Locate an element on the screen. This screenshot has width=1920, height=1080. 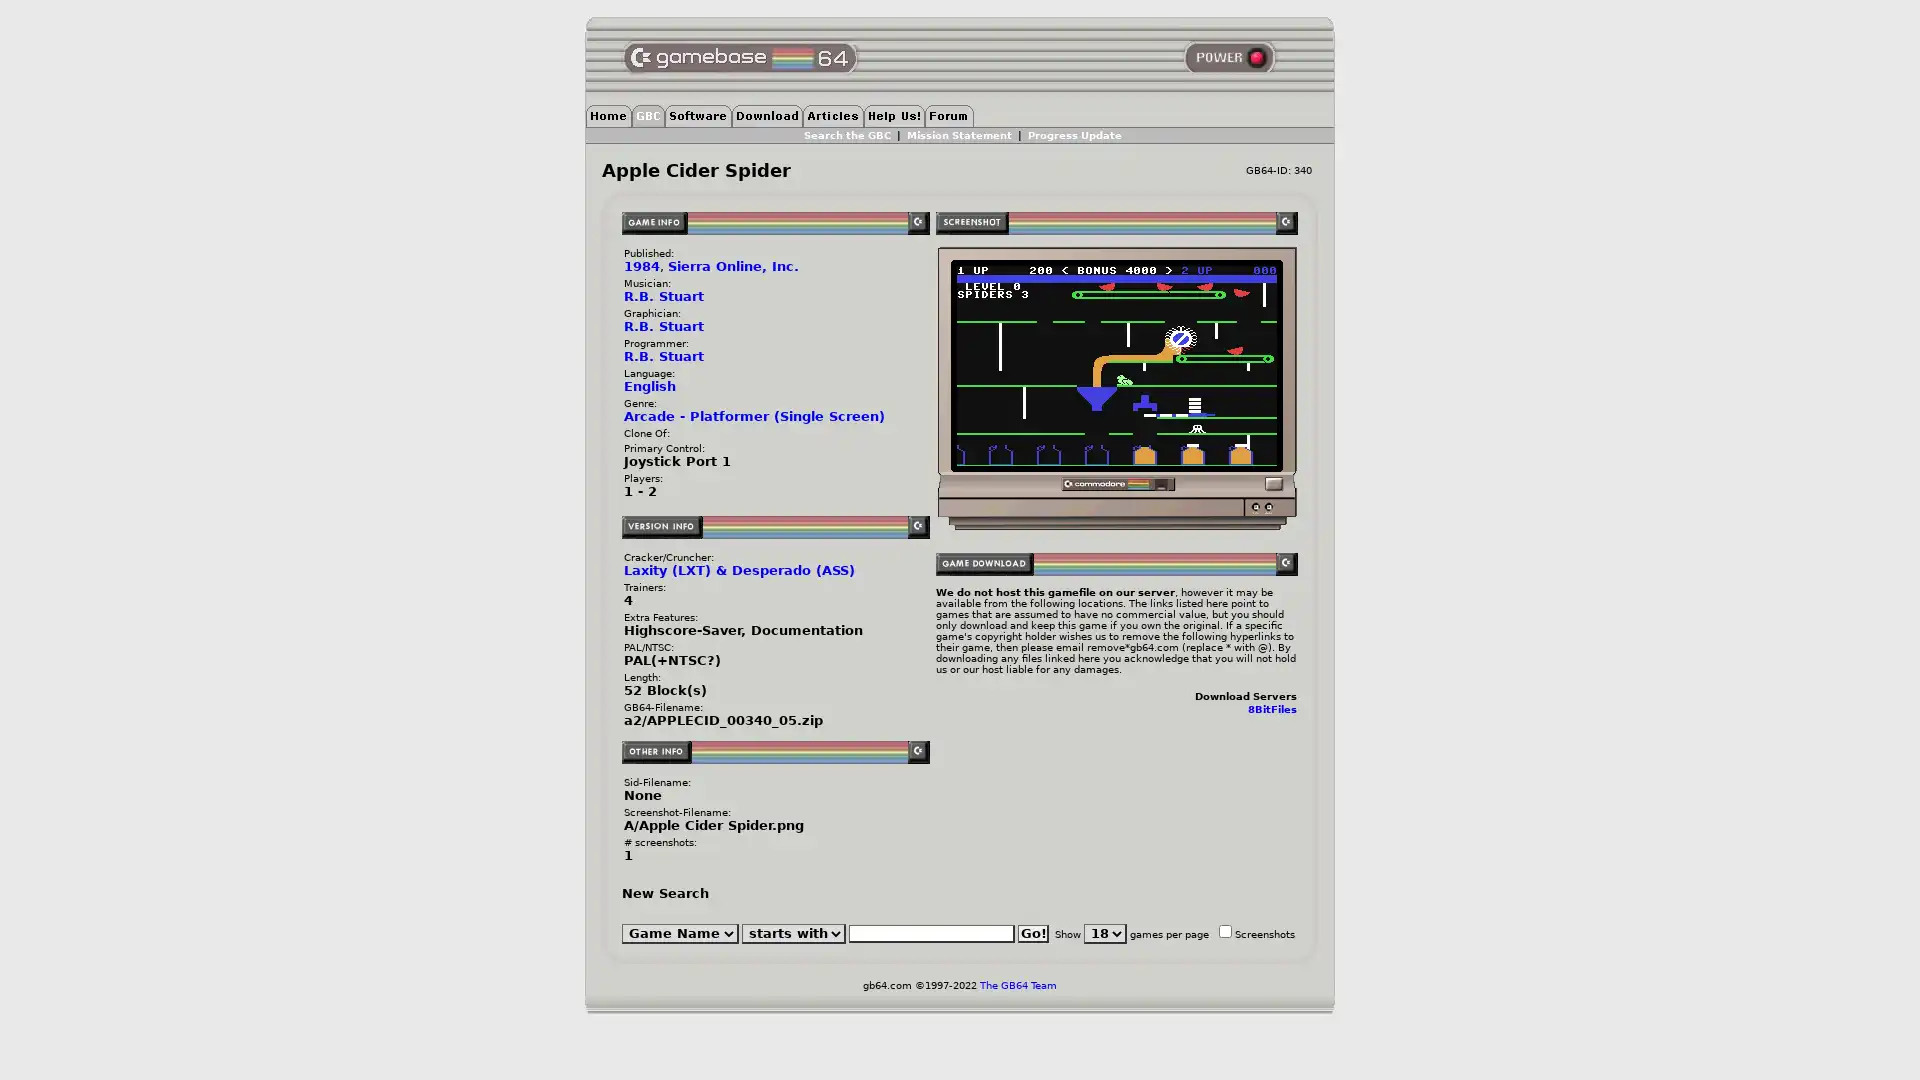
Go! is located at coordinates (1033, 933).